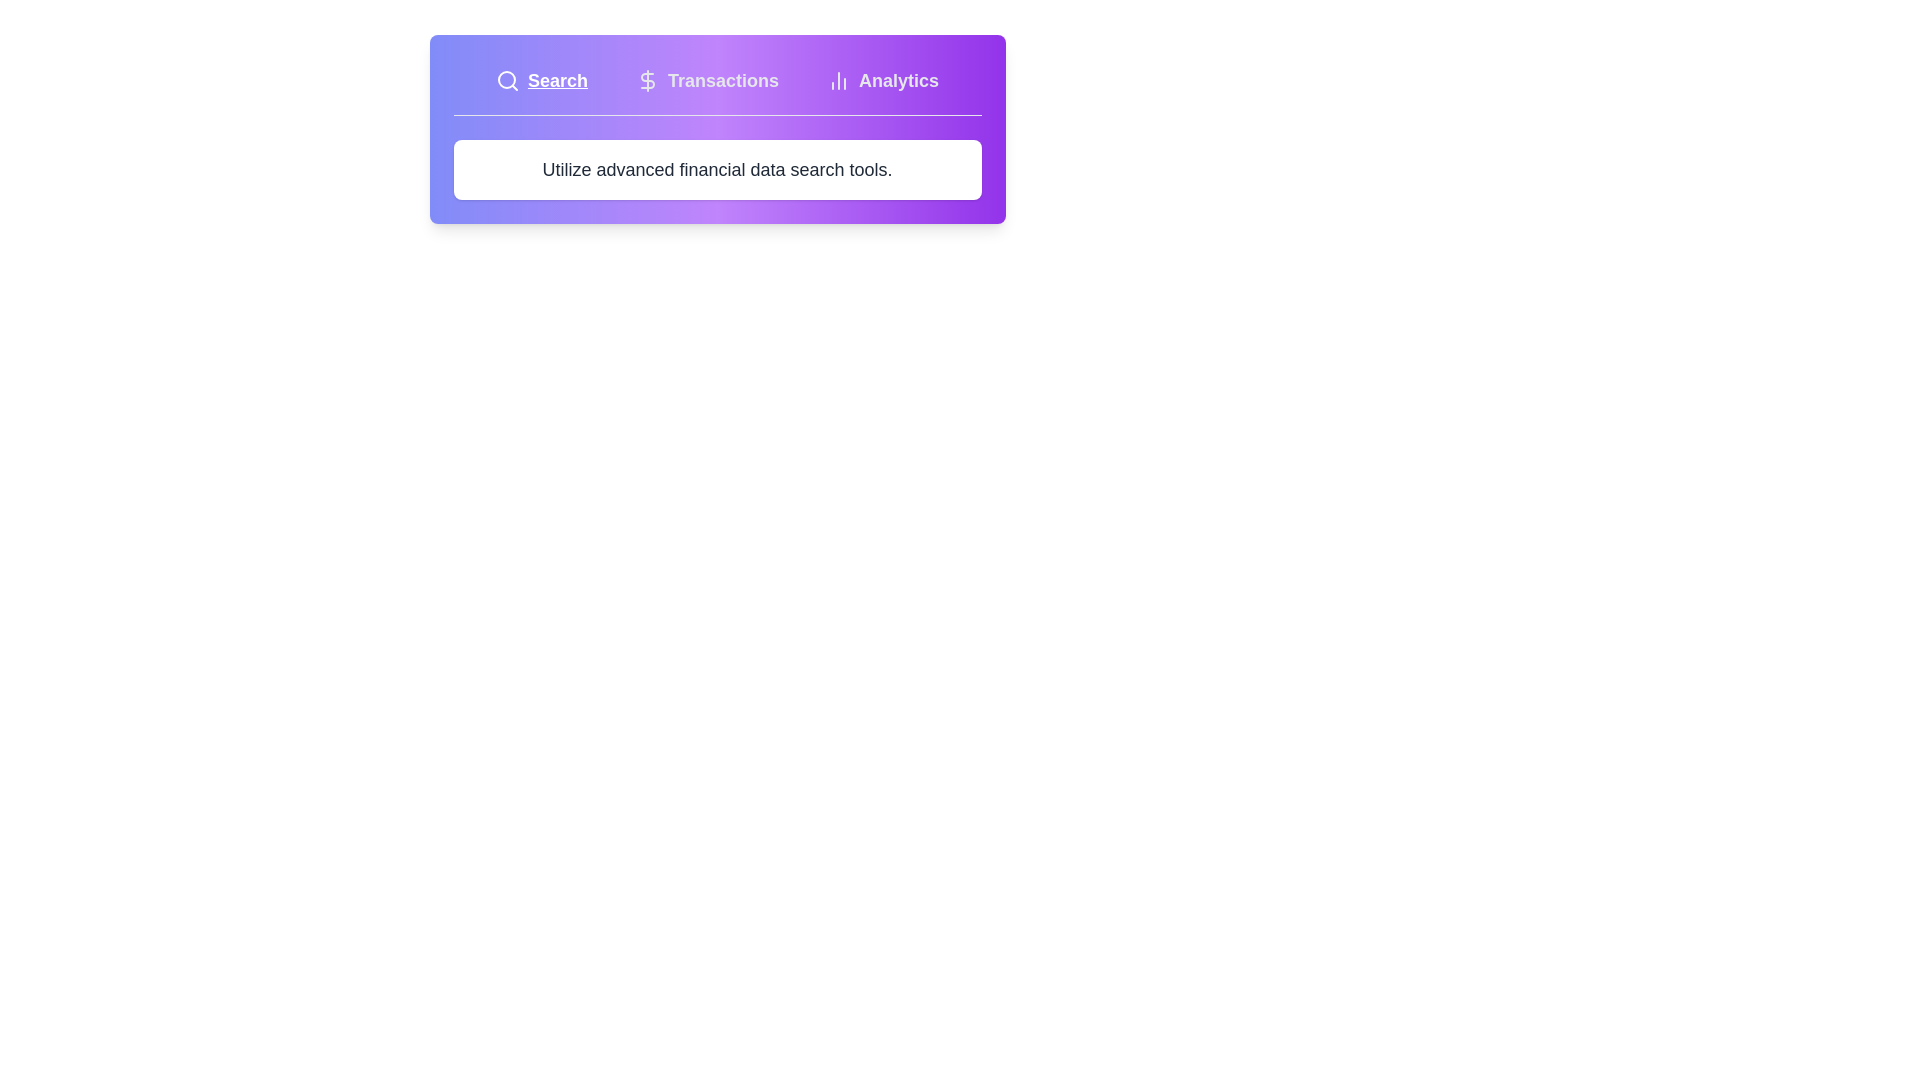 The image size is (1920, 1080). What do you see at coordinates (882, 80) in the screenshot?
I see `the tab labeled Analytics to observe its visual effect` at bounding box center [882, 80].